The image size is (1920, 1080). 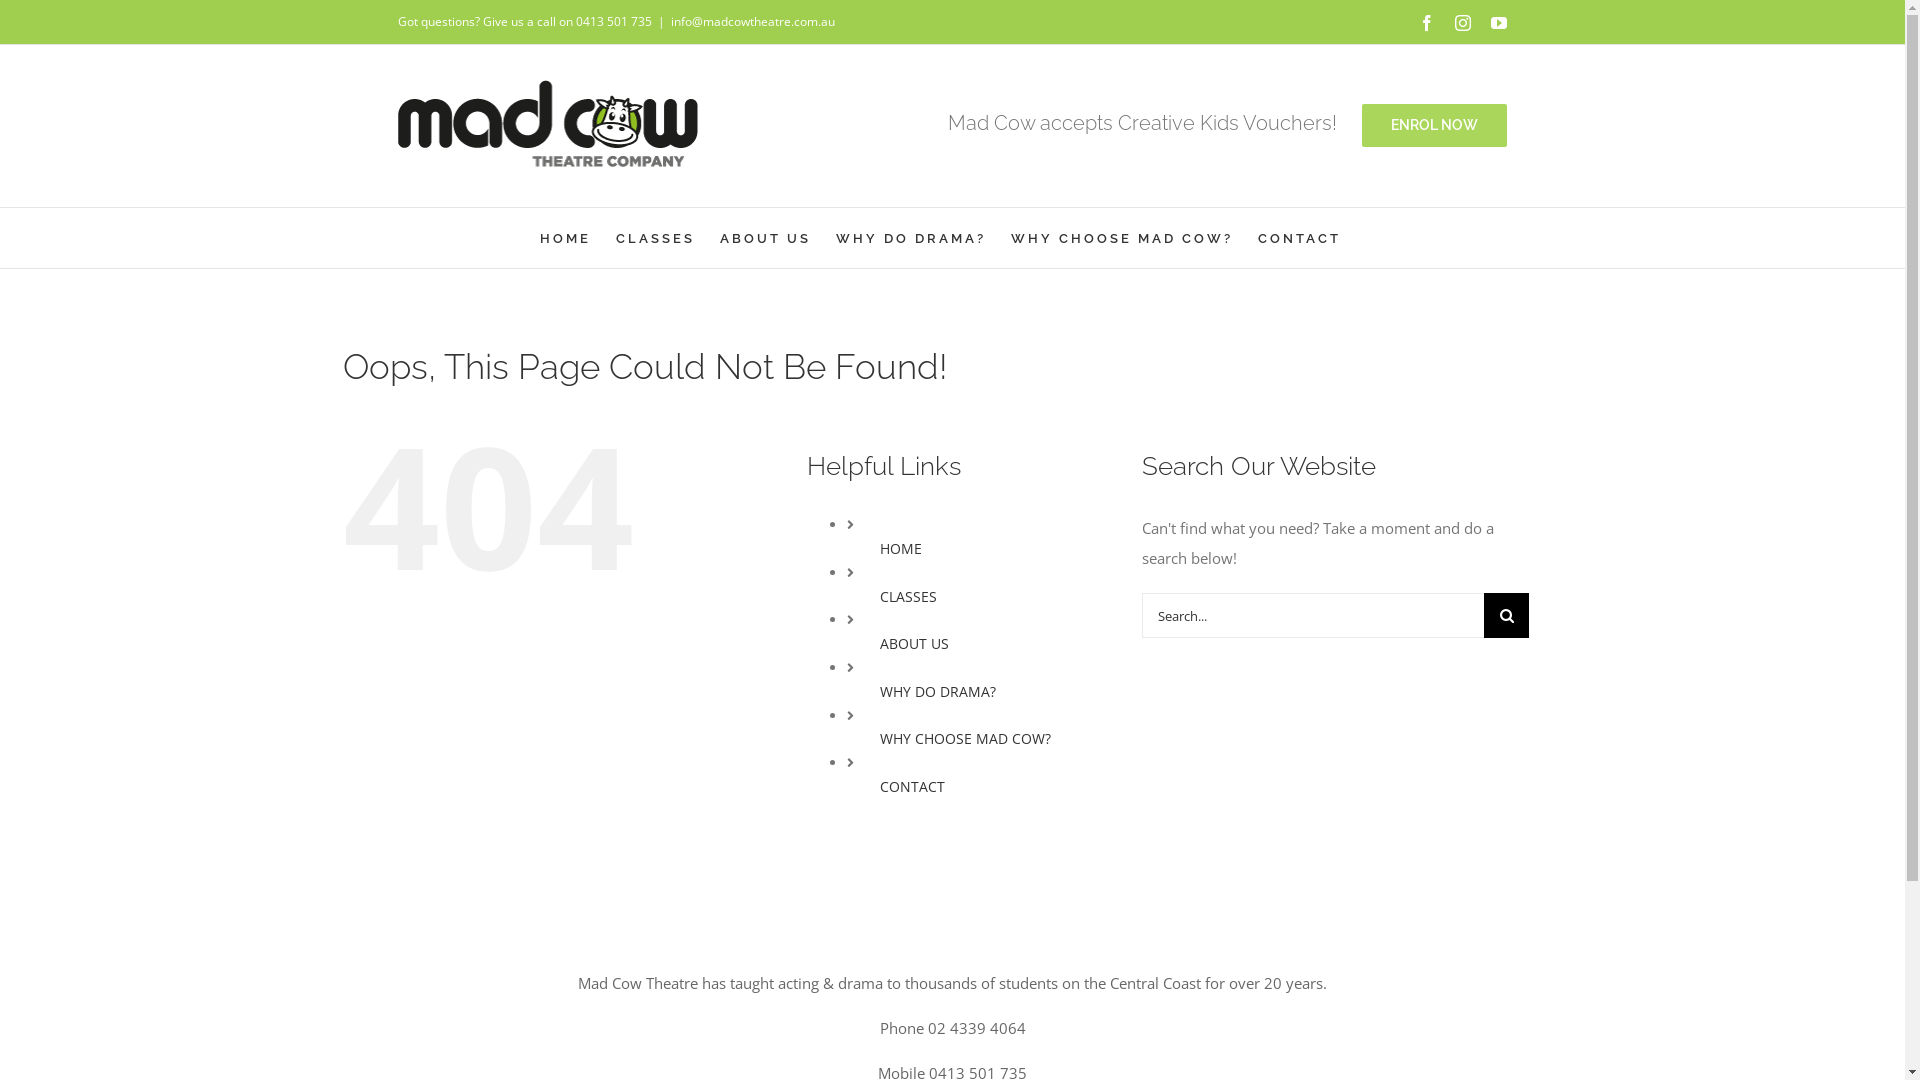 I want to click on 'WHY DO DRAMA?', so click(x=936, y=690).